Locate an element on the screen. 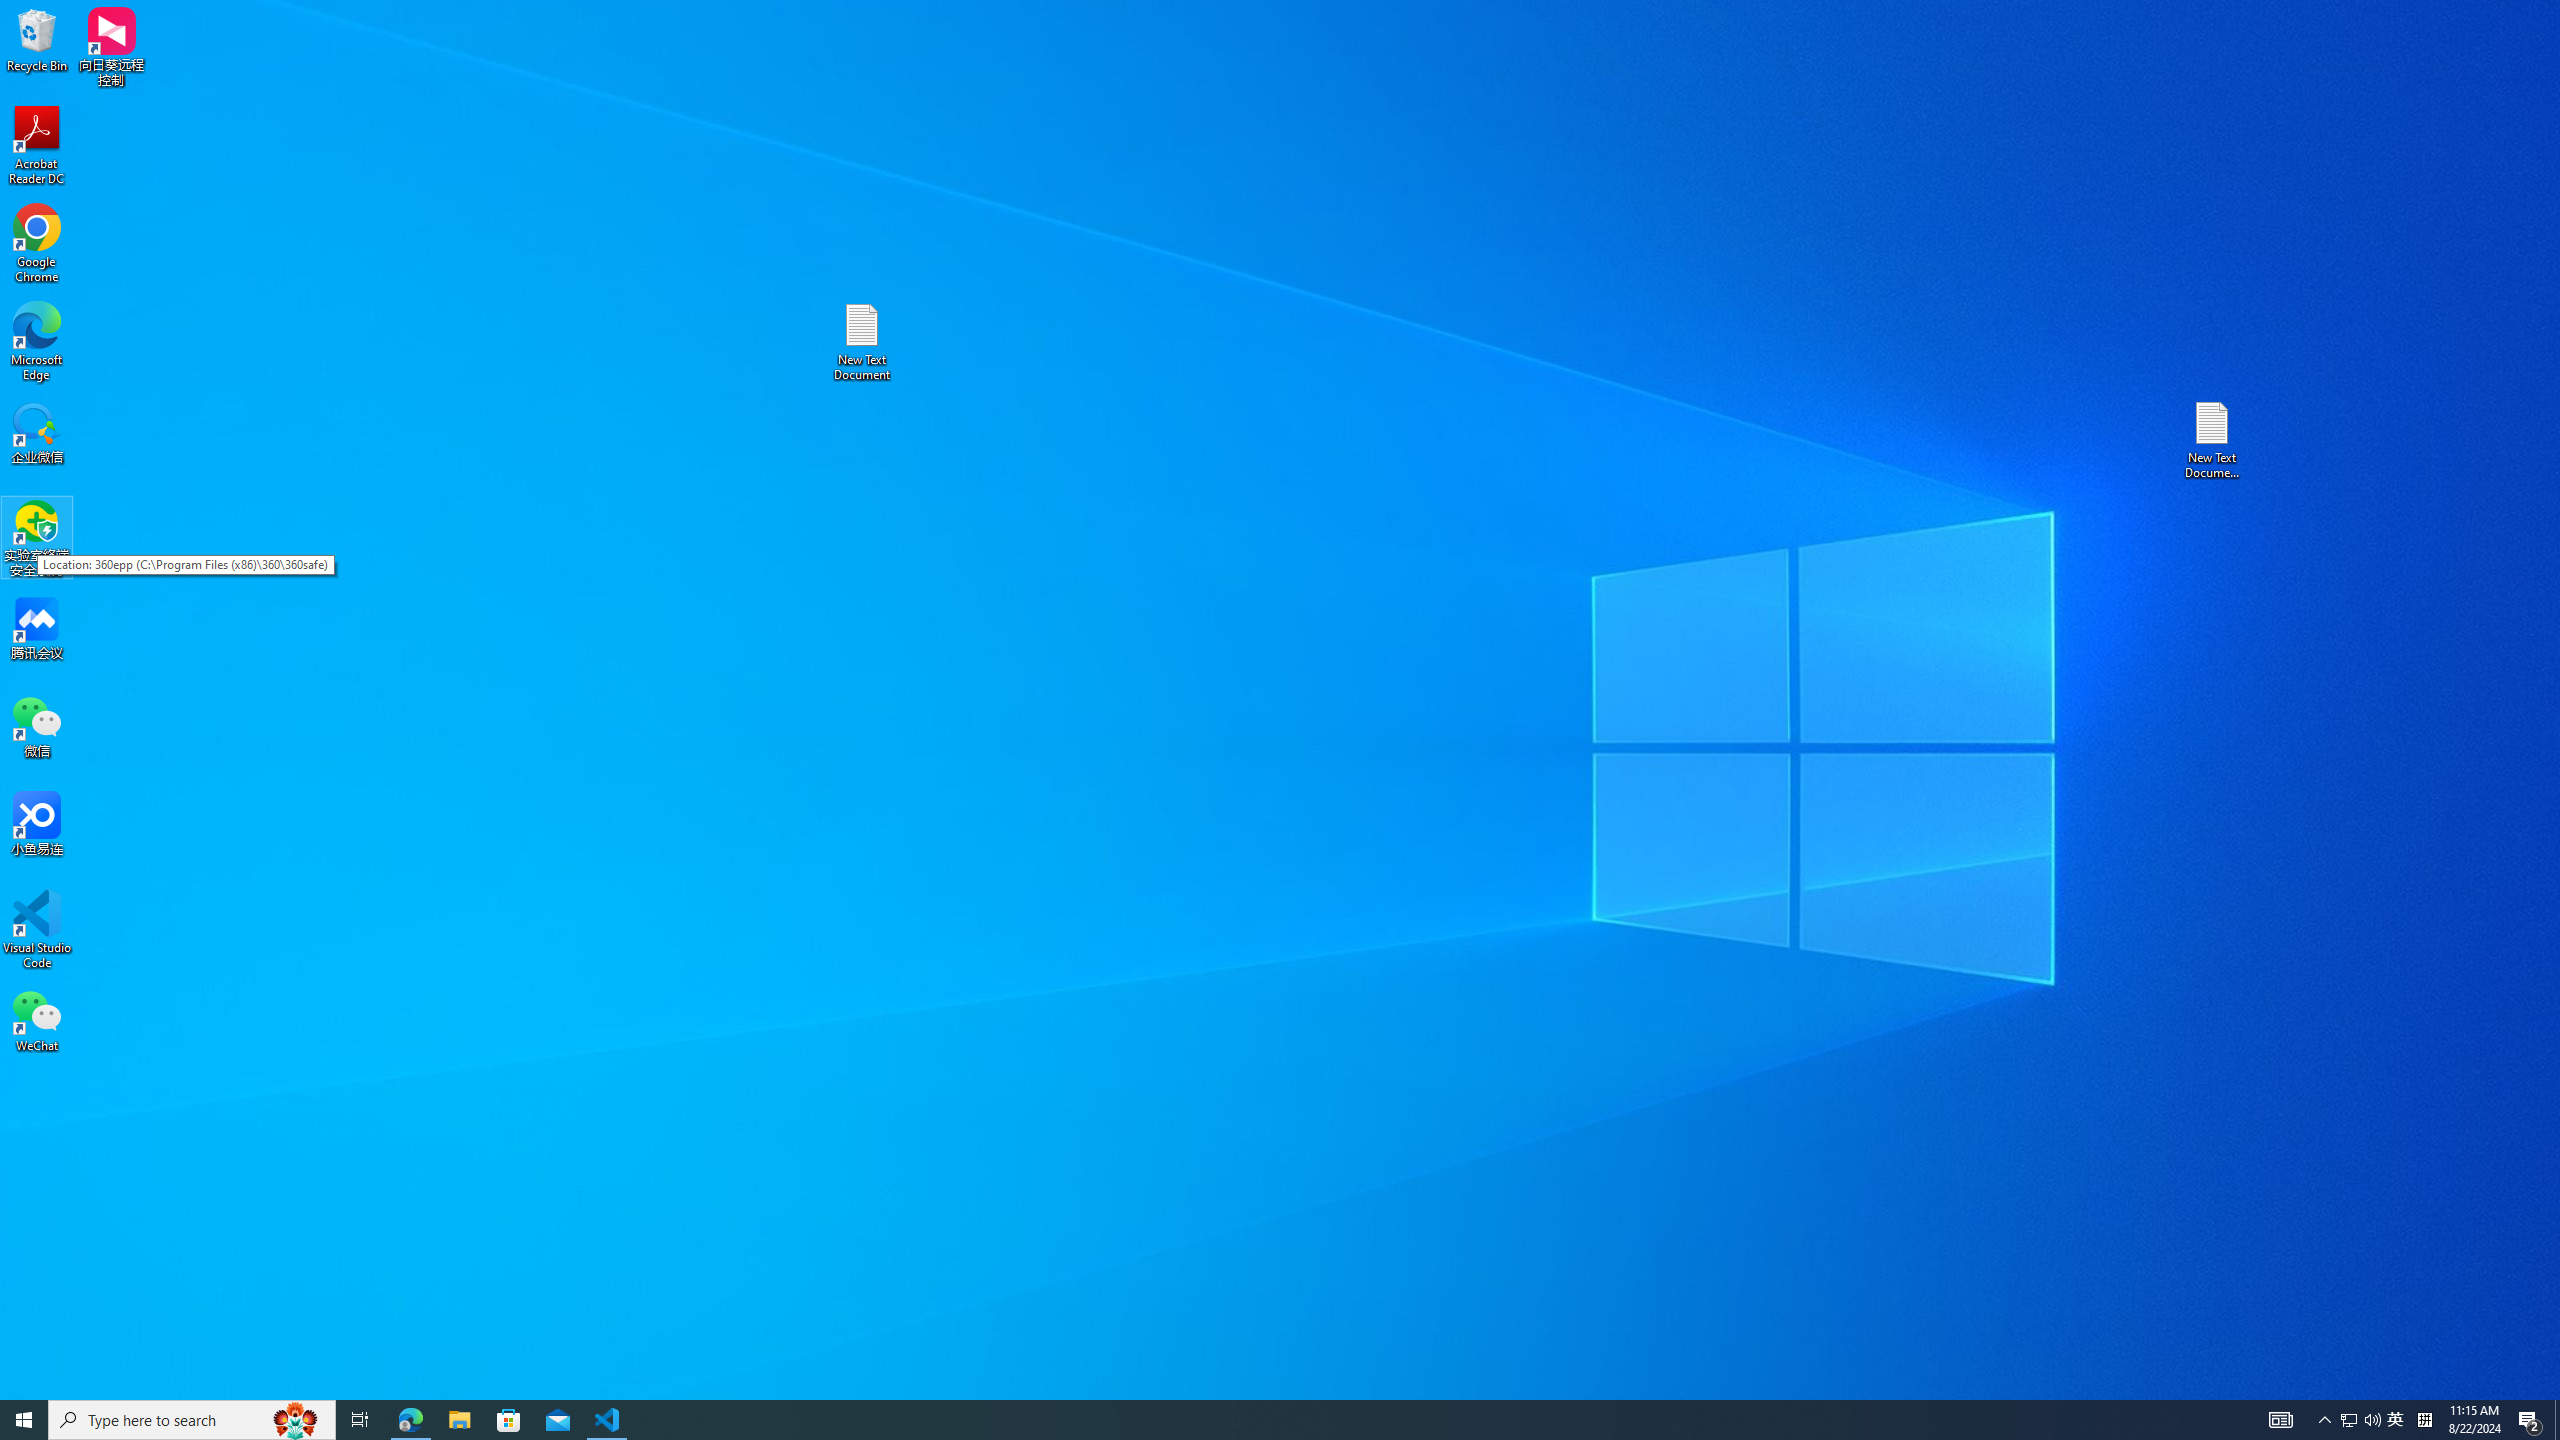 The height and width of the screenshot is (1440, 2560). 'Recycle Bin' is located at coordinates (36, 38).